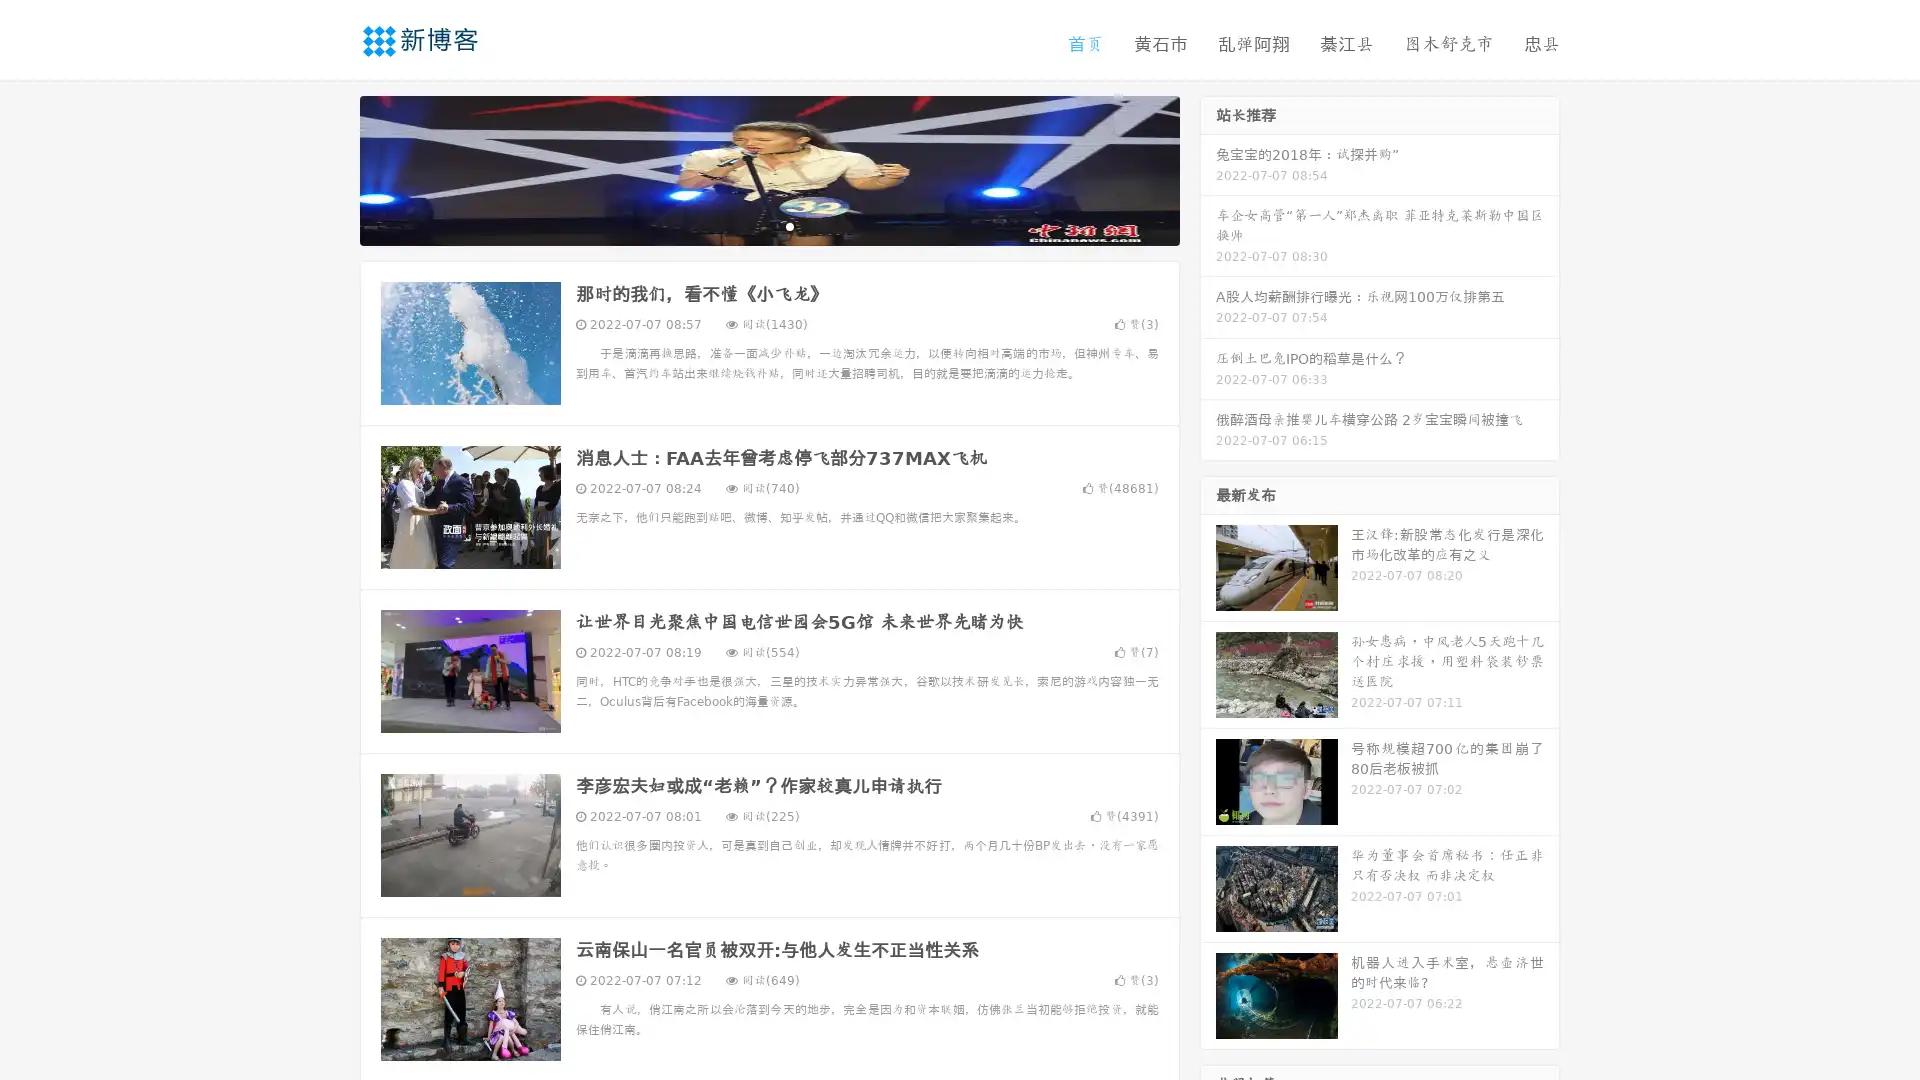 The width and height of the screenshot is (1920, 1080). I want to click on Go to slide 1, so click(748, 225).